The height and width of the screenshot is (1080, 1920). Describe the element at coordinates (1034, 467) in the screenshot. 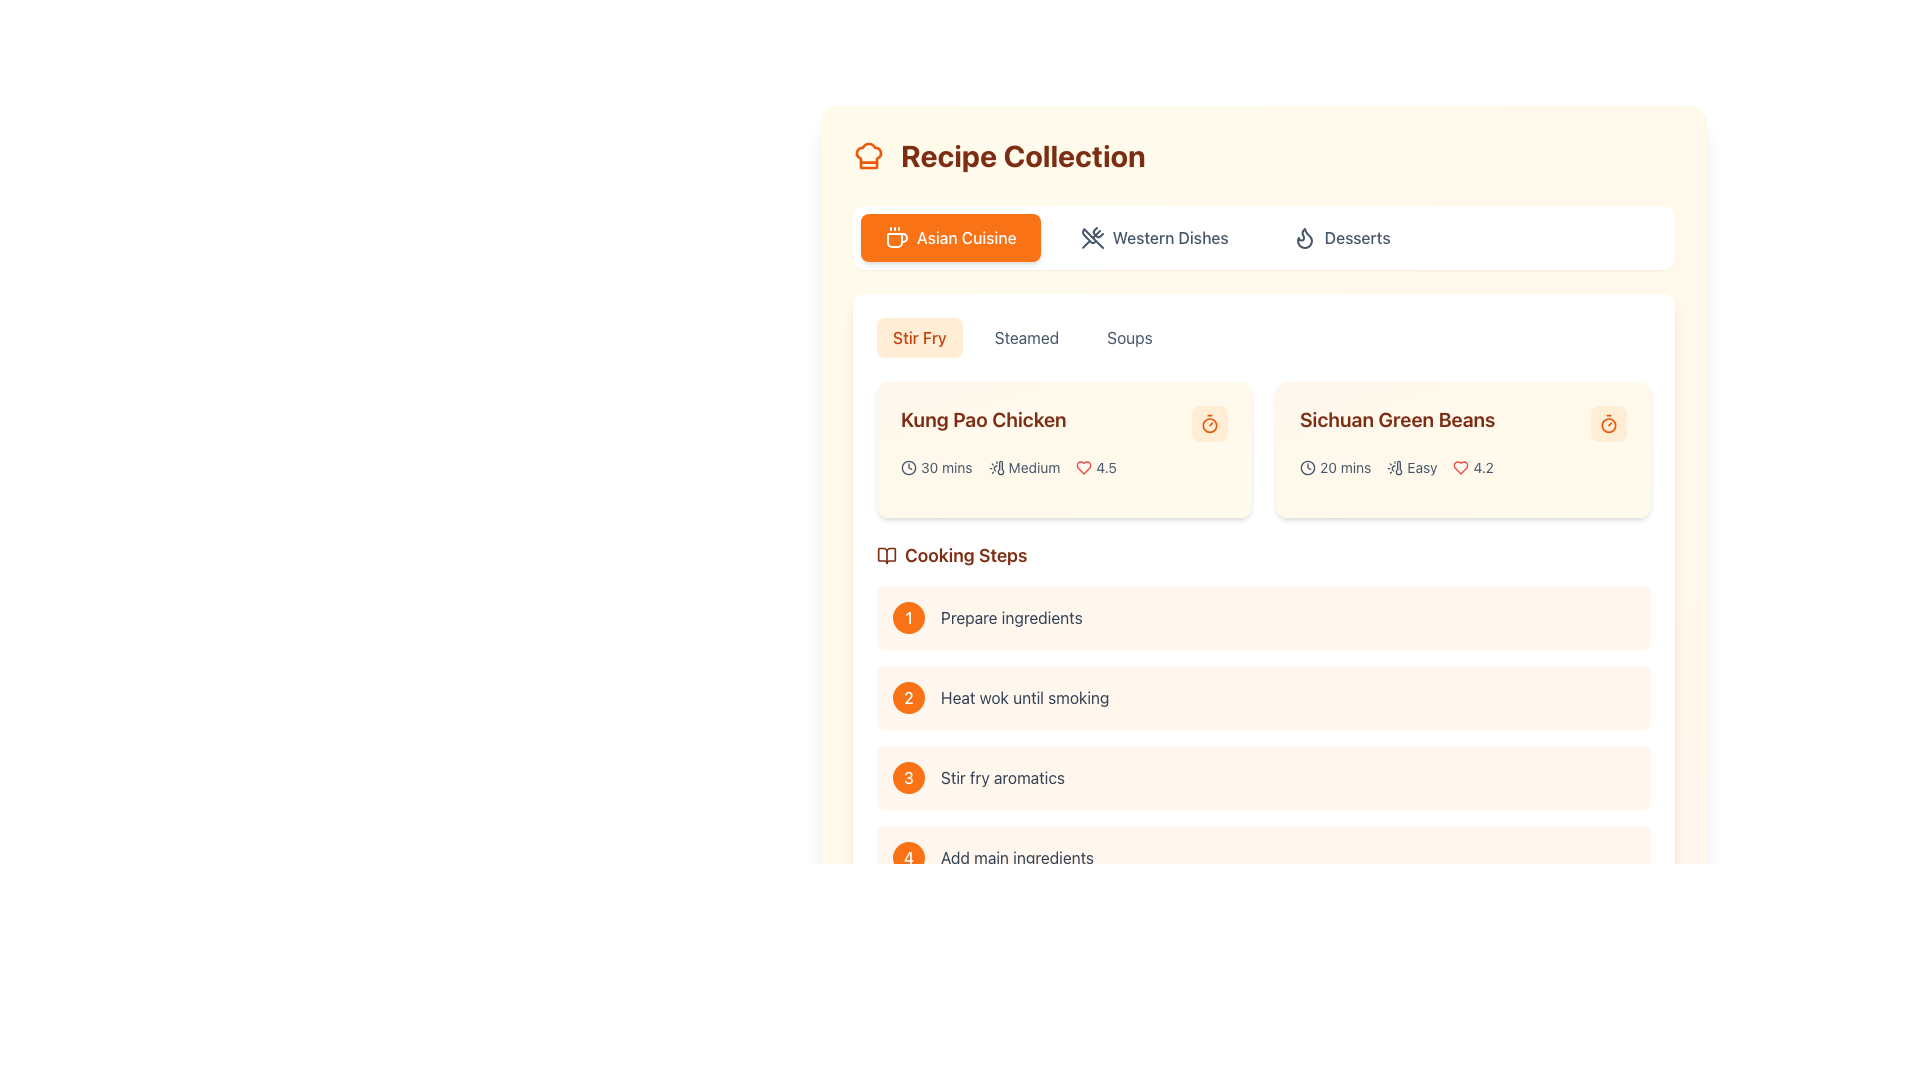

I see `the text label displaying 'Medium', which is part of the details section for 'Kung Pao Chicken', positioned between an icon and the heart icon` at that location.